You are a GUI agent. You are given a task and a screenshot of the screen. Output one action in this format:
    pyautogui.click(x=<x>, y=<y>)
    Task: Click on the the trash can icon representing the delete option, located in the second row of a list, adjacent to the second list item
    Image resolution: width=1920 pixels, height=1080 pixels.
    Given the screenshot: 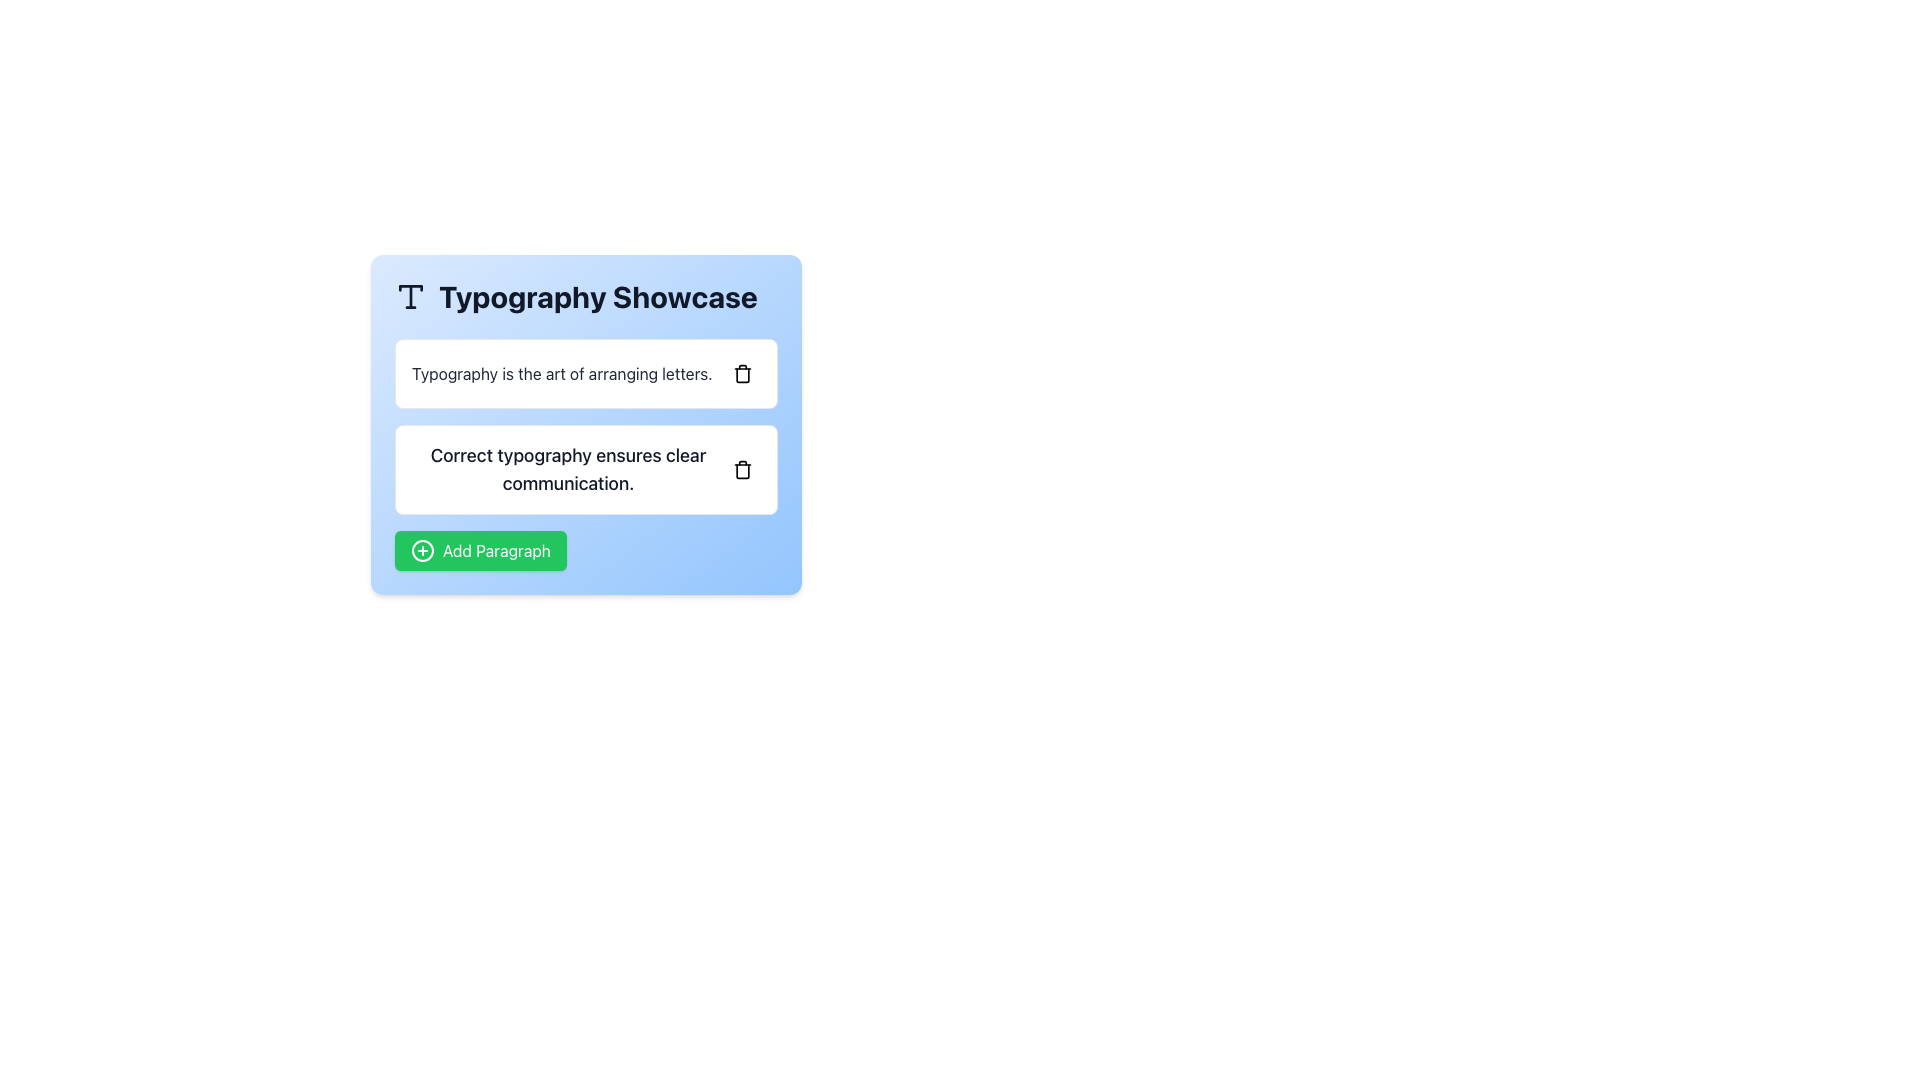 What is the action you would take?
    pyautogui.click(x=742, y=470)
    